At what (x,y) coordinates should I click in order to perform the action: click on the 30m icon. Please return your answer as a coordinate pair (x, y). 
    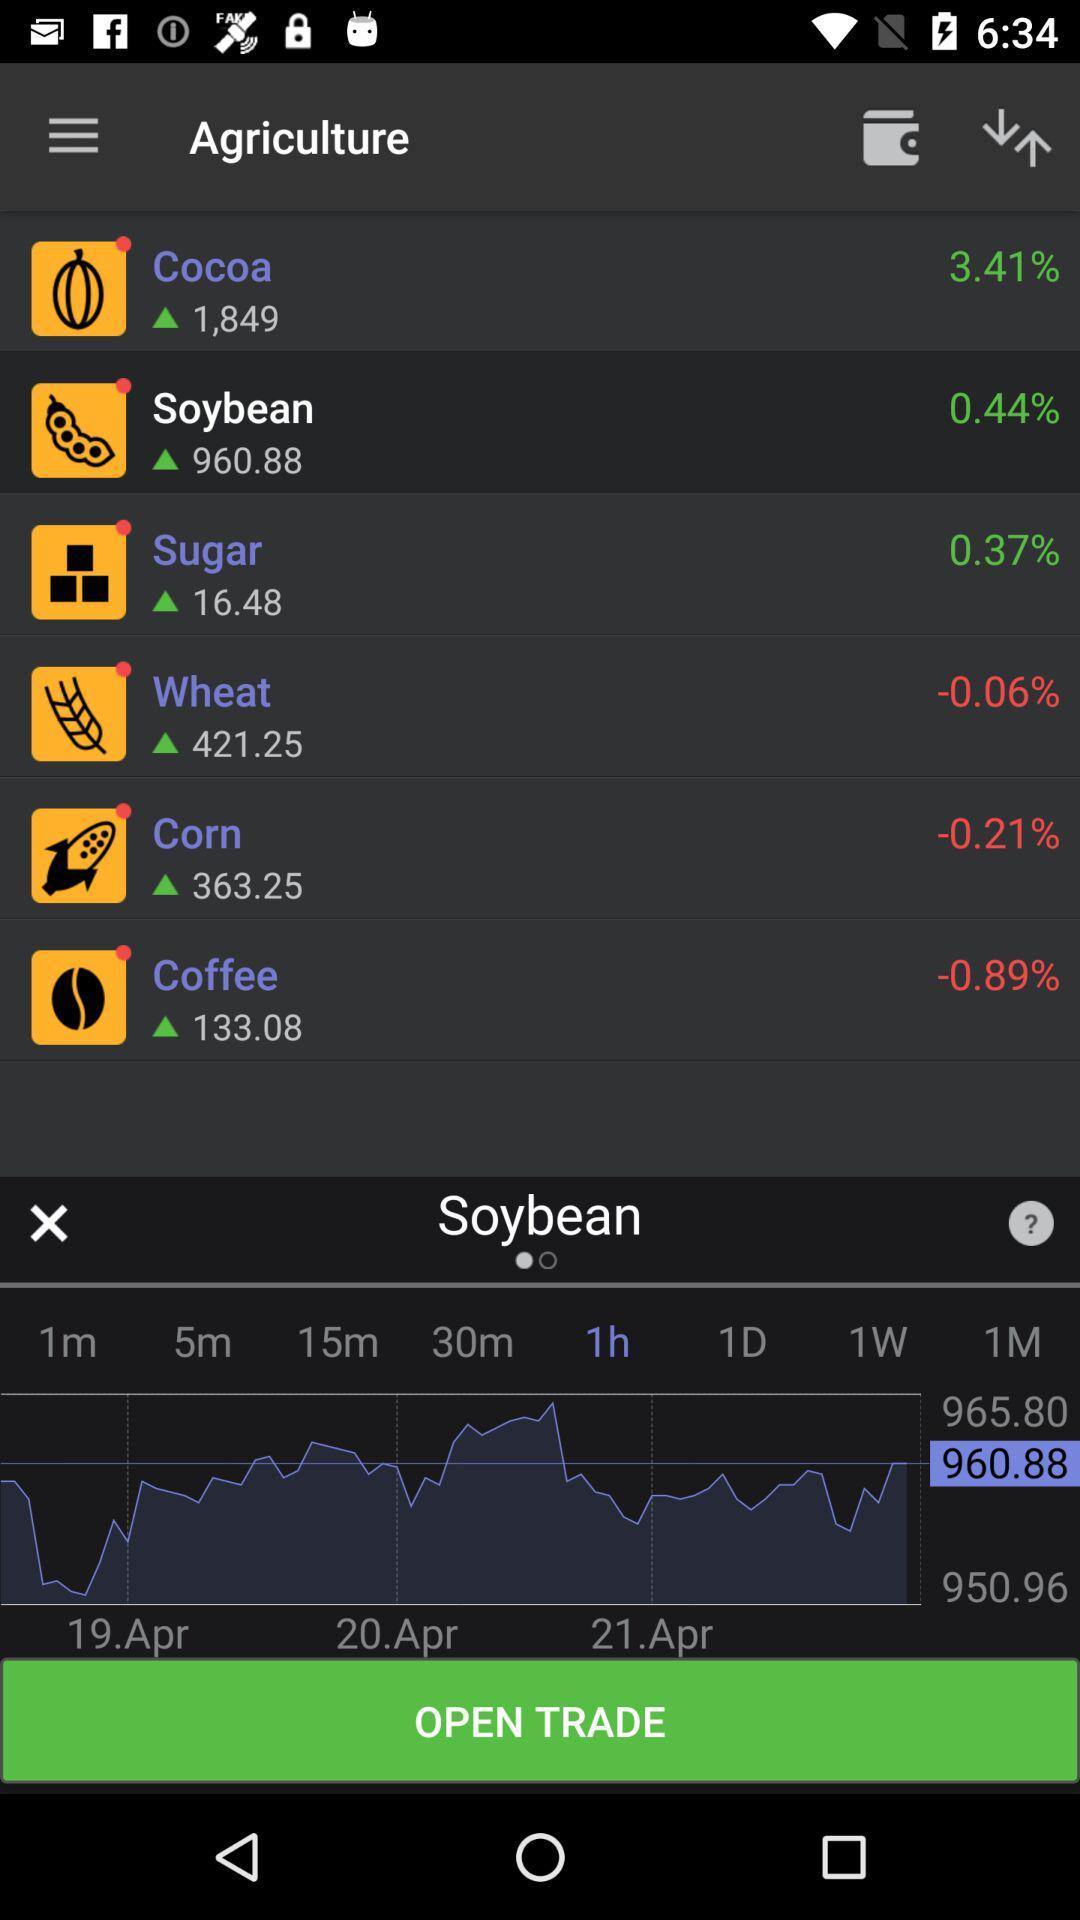
    Looking at the image, I should click on (472, 1340).